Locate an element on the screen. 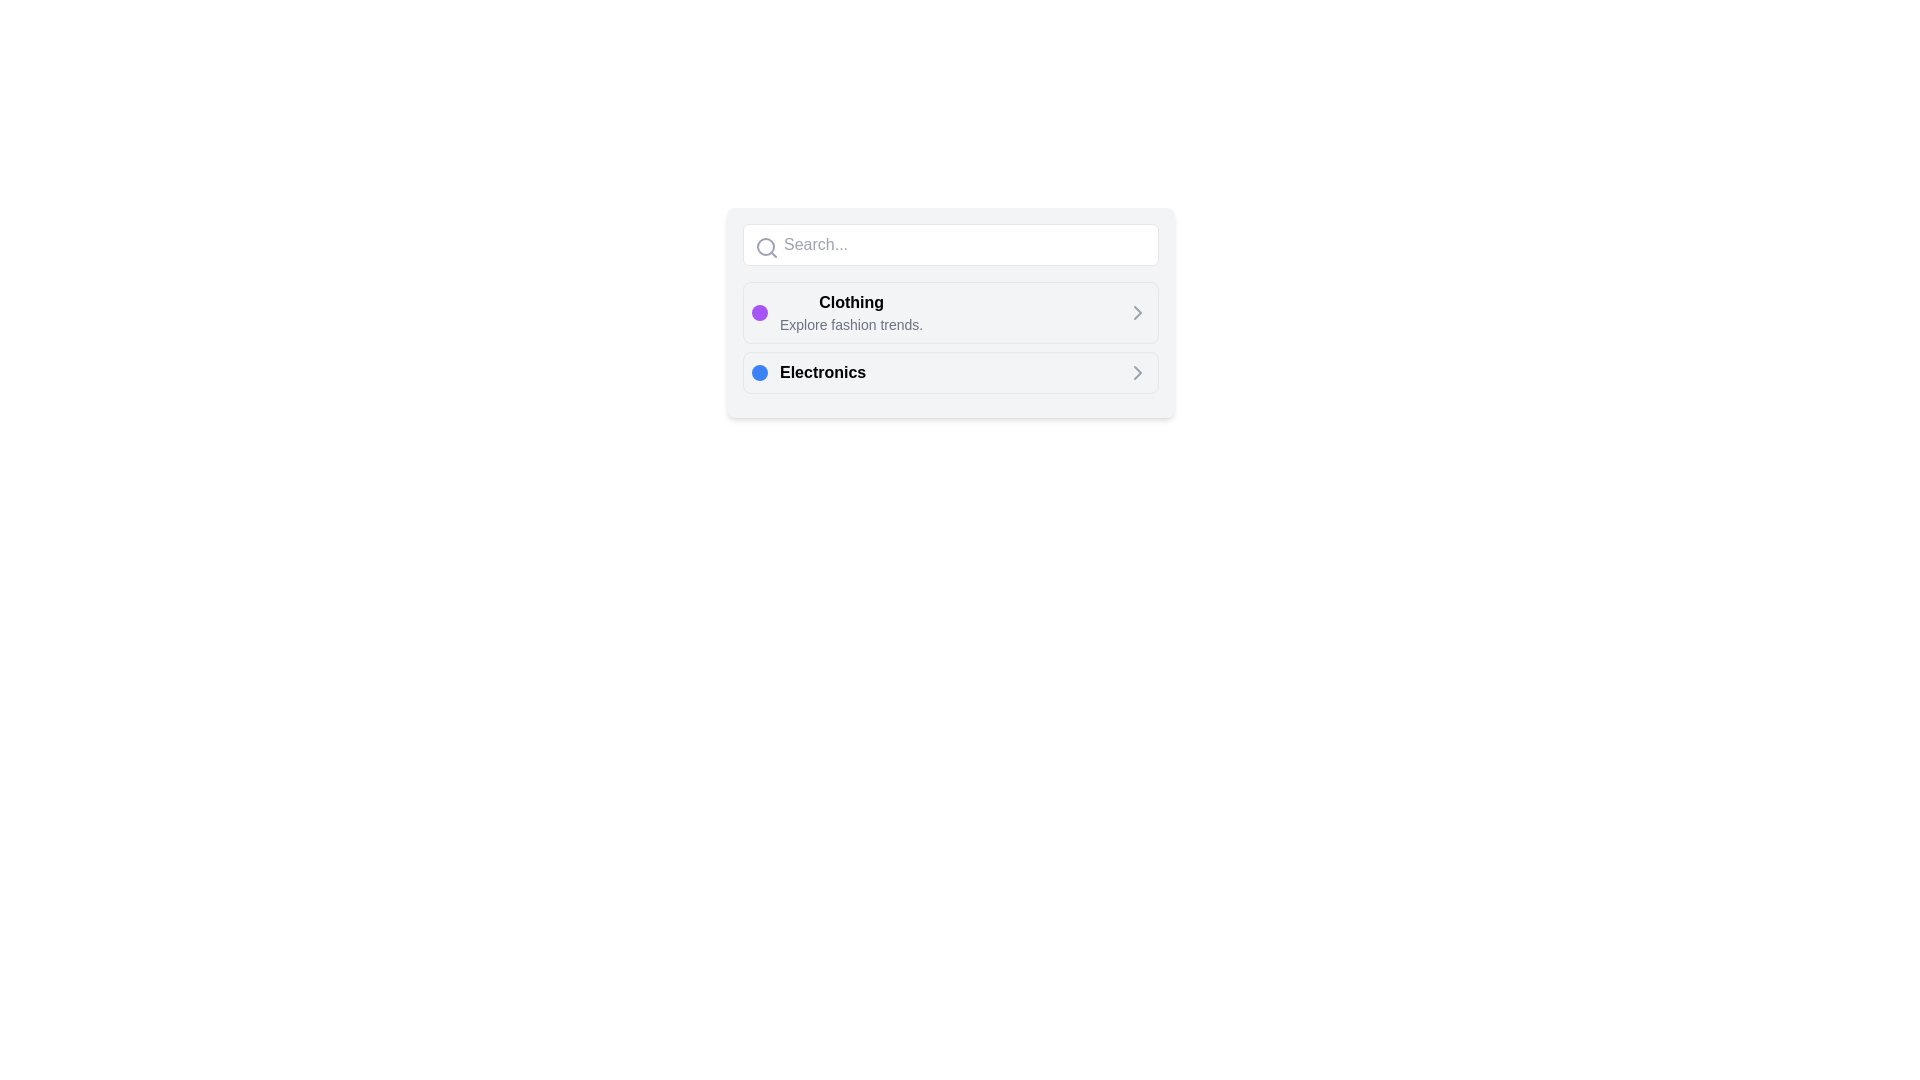  the panel containing the sections for 'Clothing' and 'Electronics' is located at coordinates (949, 337).